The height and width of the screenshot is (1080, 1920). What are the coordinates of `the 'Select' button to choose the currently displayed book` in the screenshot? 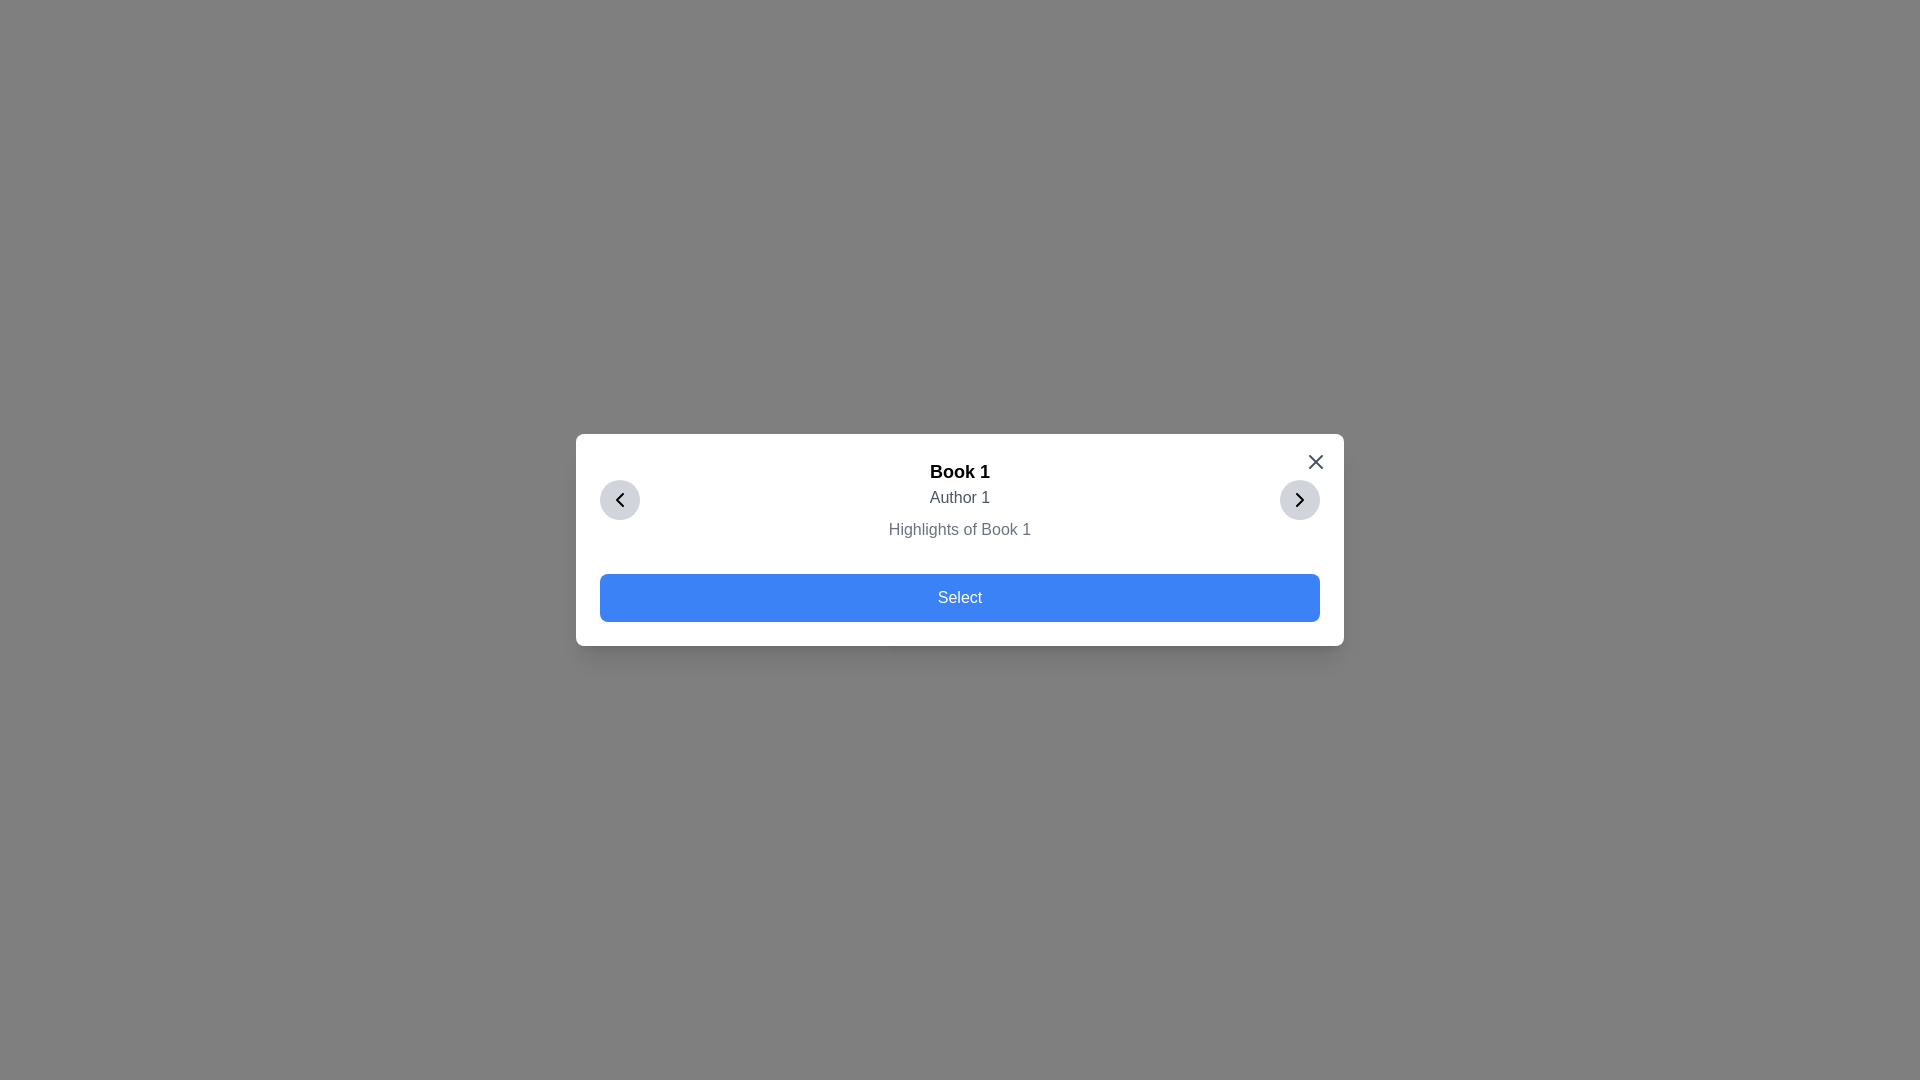 It's located at (960, 596).